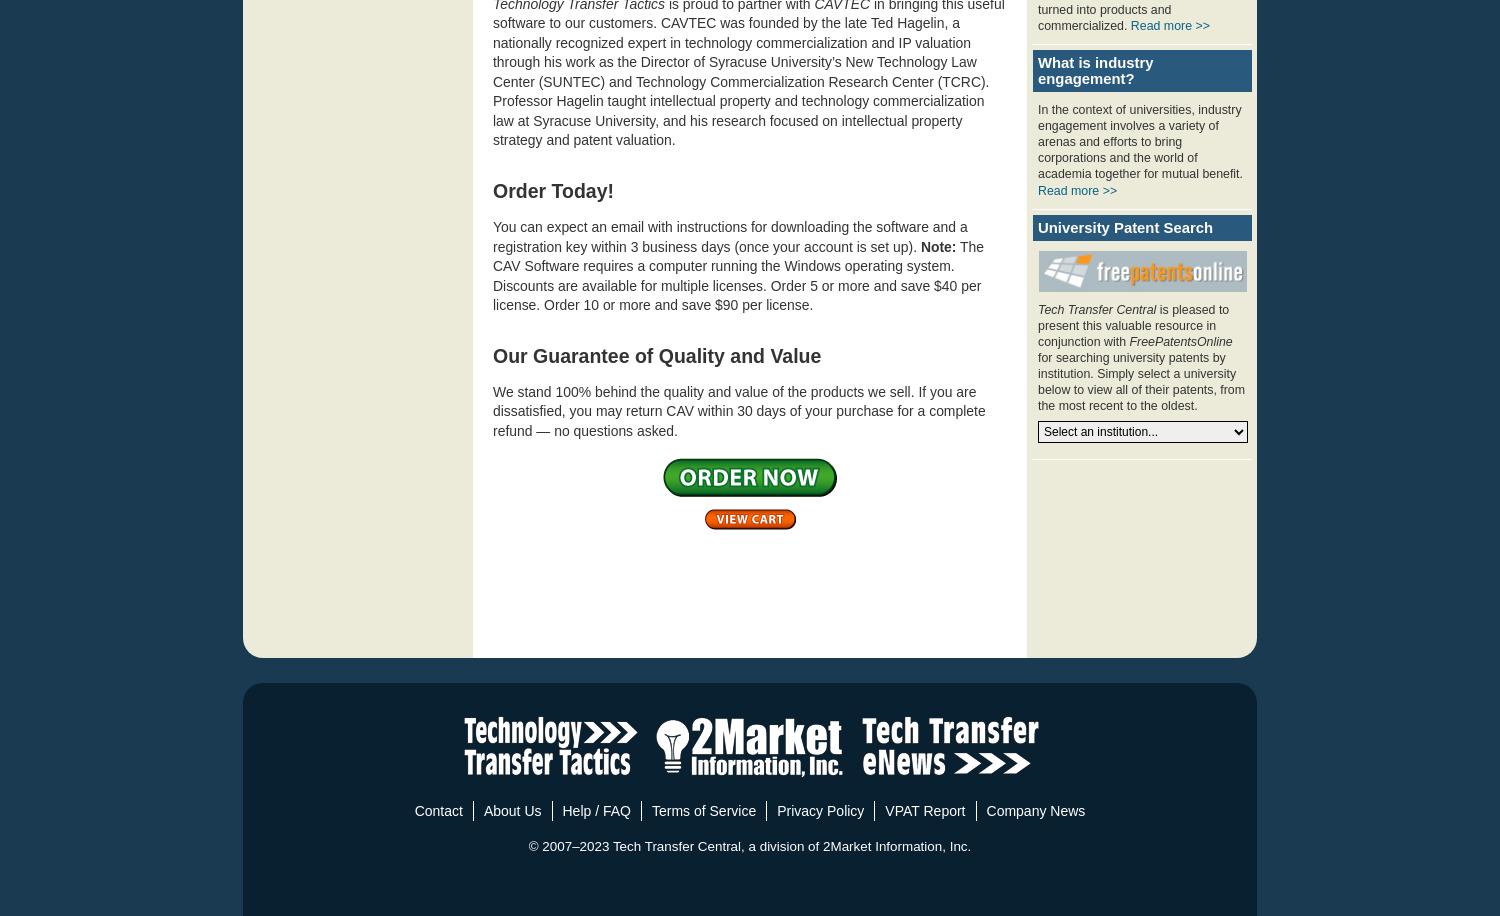 This screenshot has height=916, width=1500. What do you see at coordinates (885, 810) in the screenshot?
I see `'VPAT Report'` at bounding box center [885, 810].